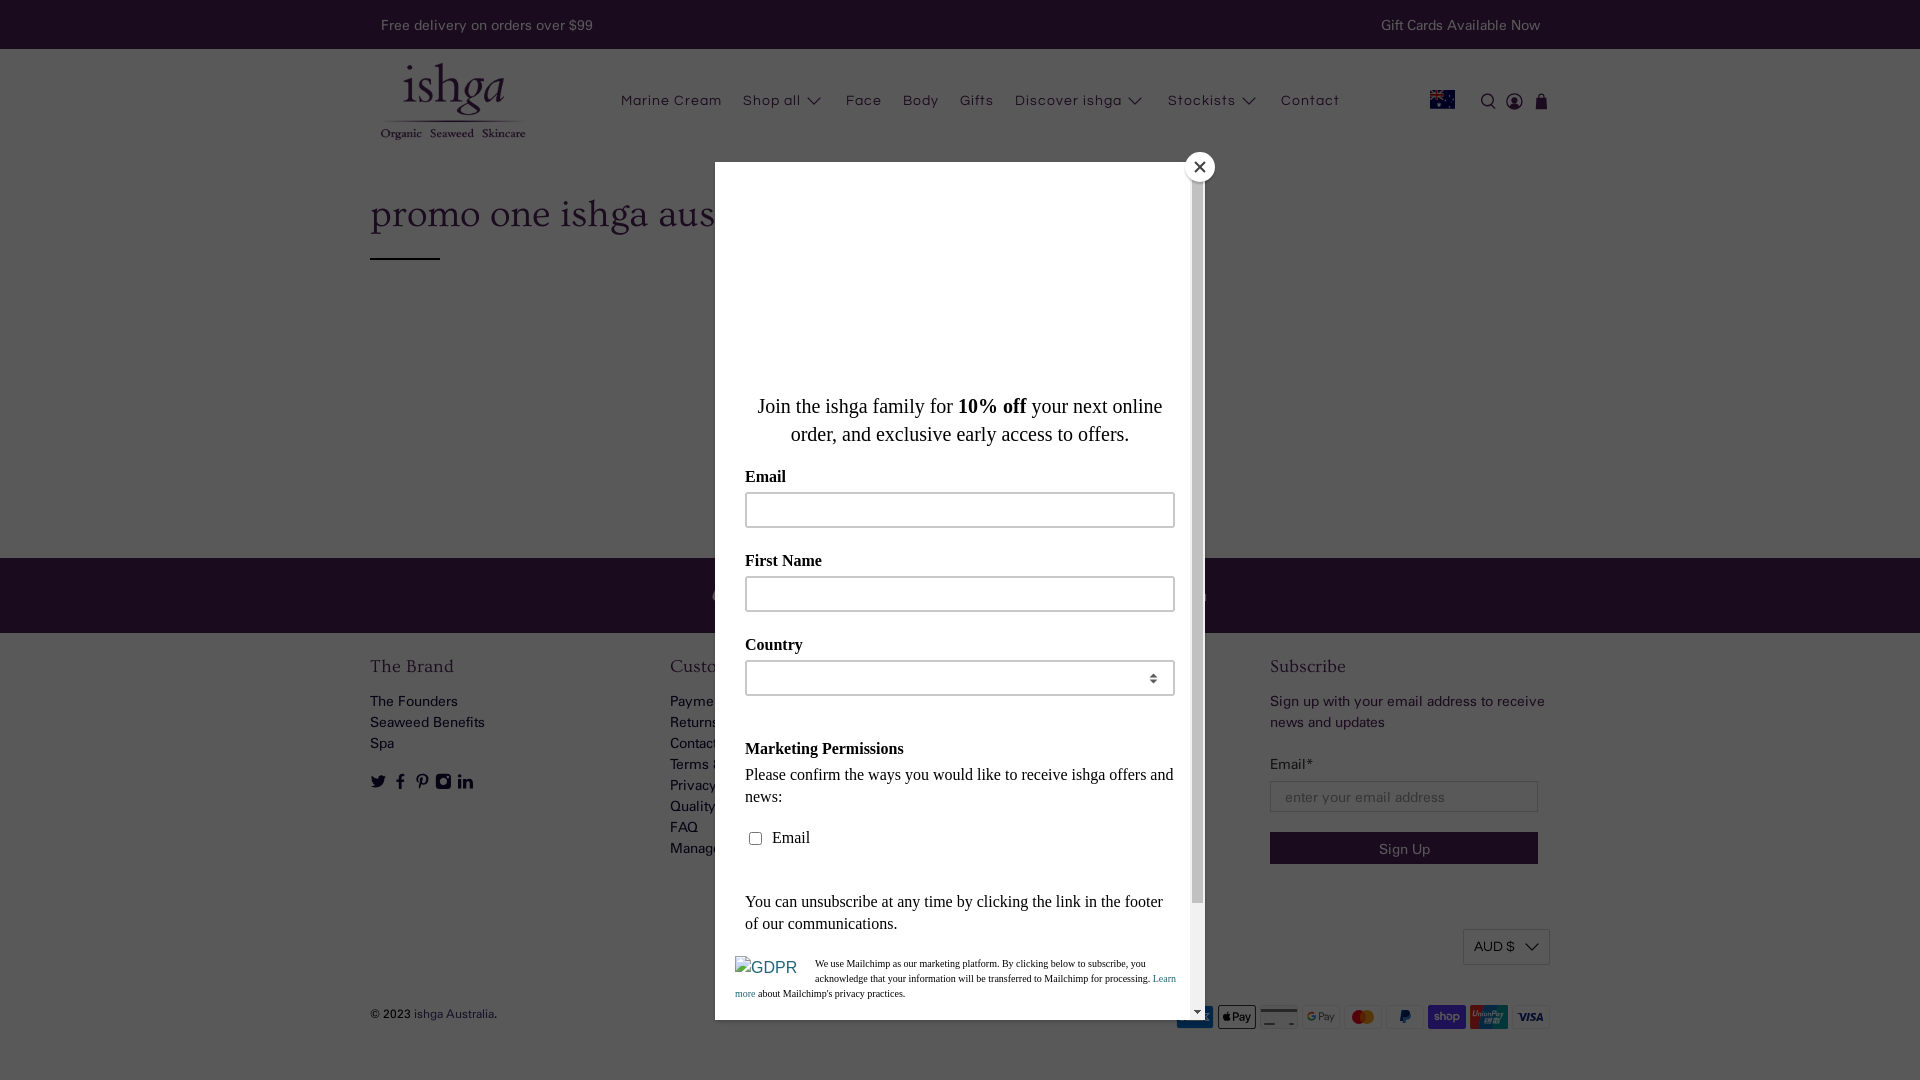 The image size is (1920, 1080). I want to click on 'SEK', so click(1506, 116).